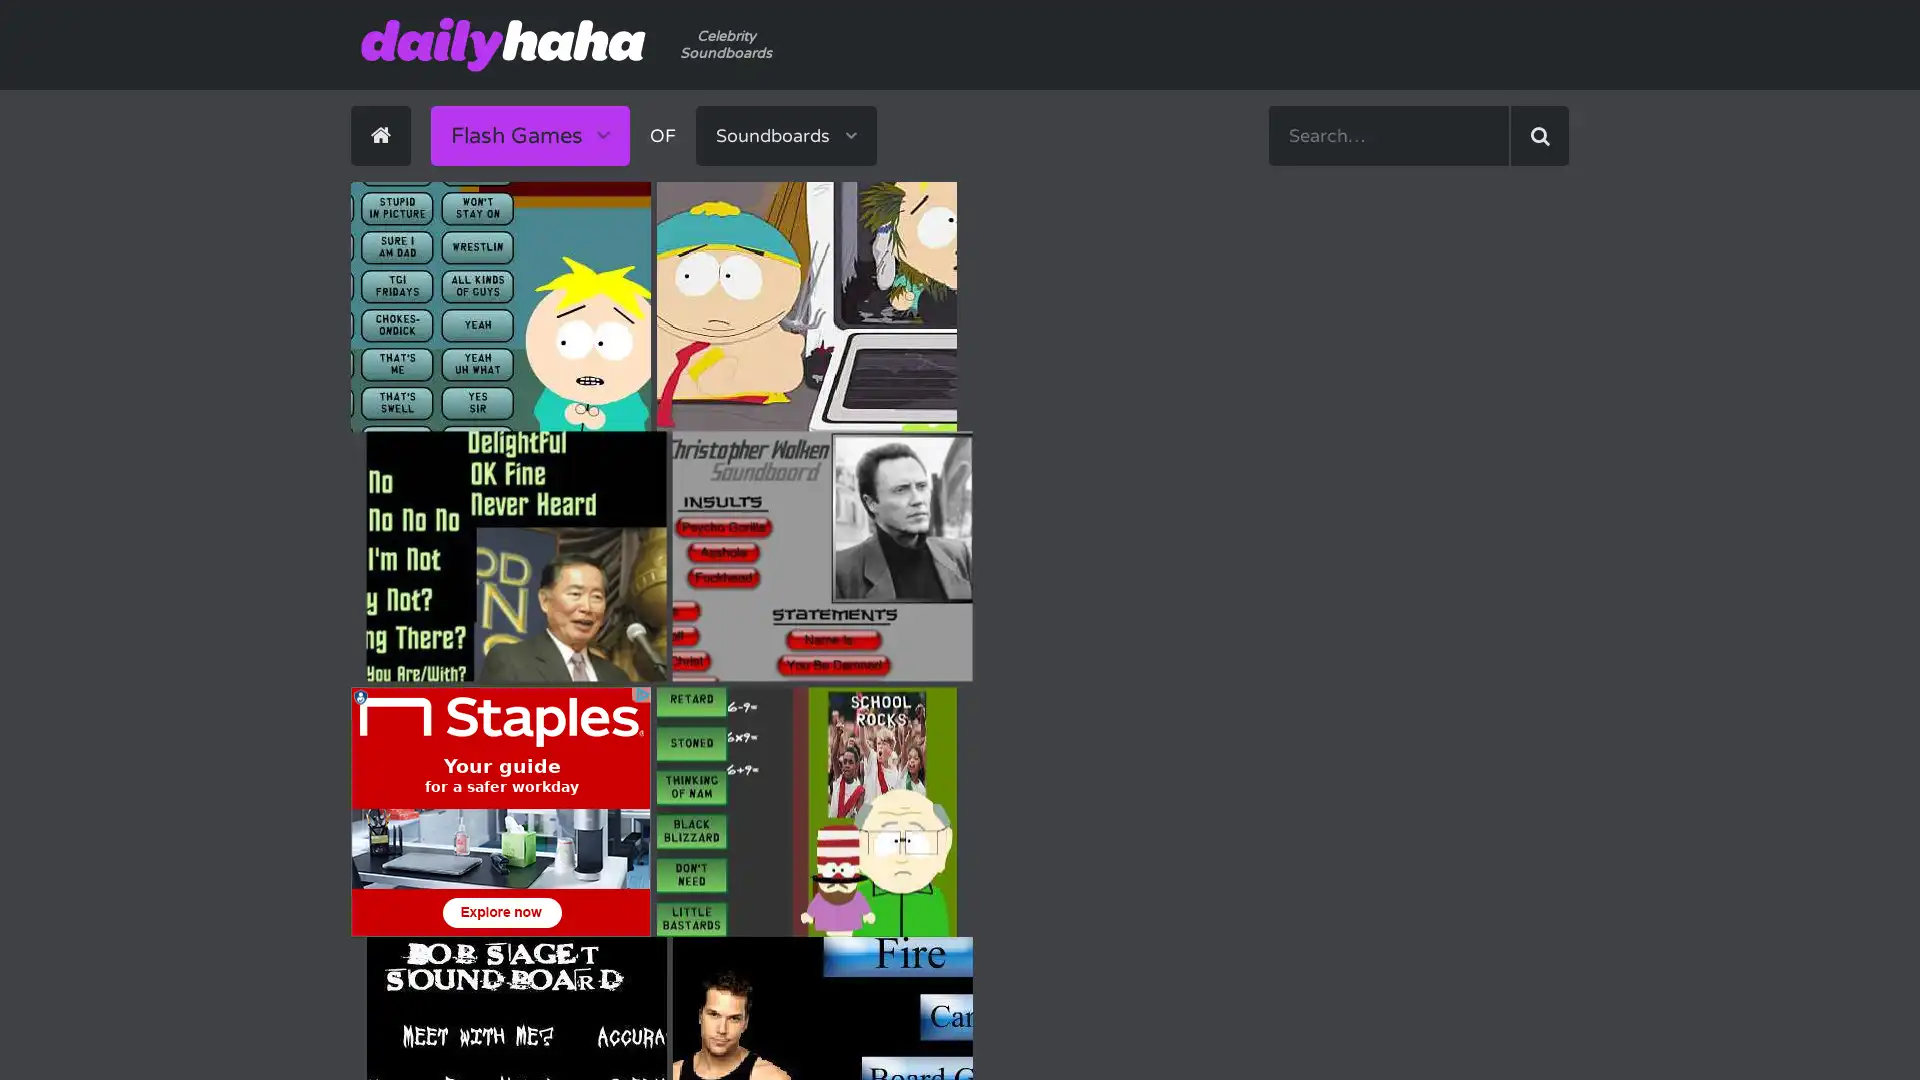 The height and width of the screenshot is (1080, 1920). I want to click on Submit, so click(1083, 162).